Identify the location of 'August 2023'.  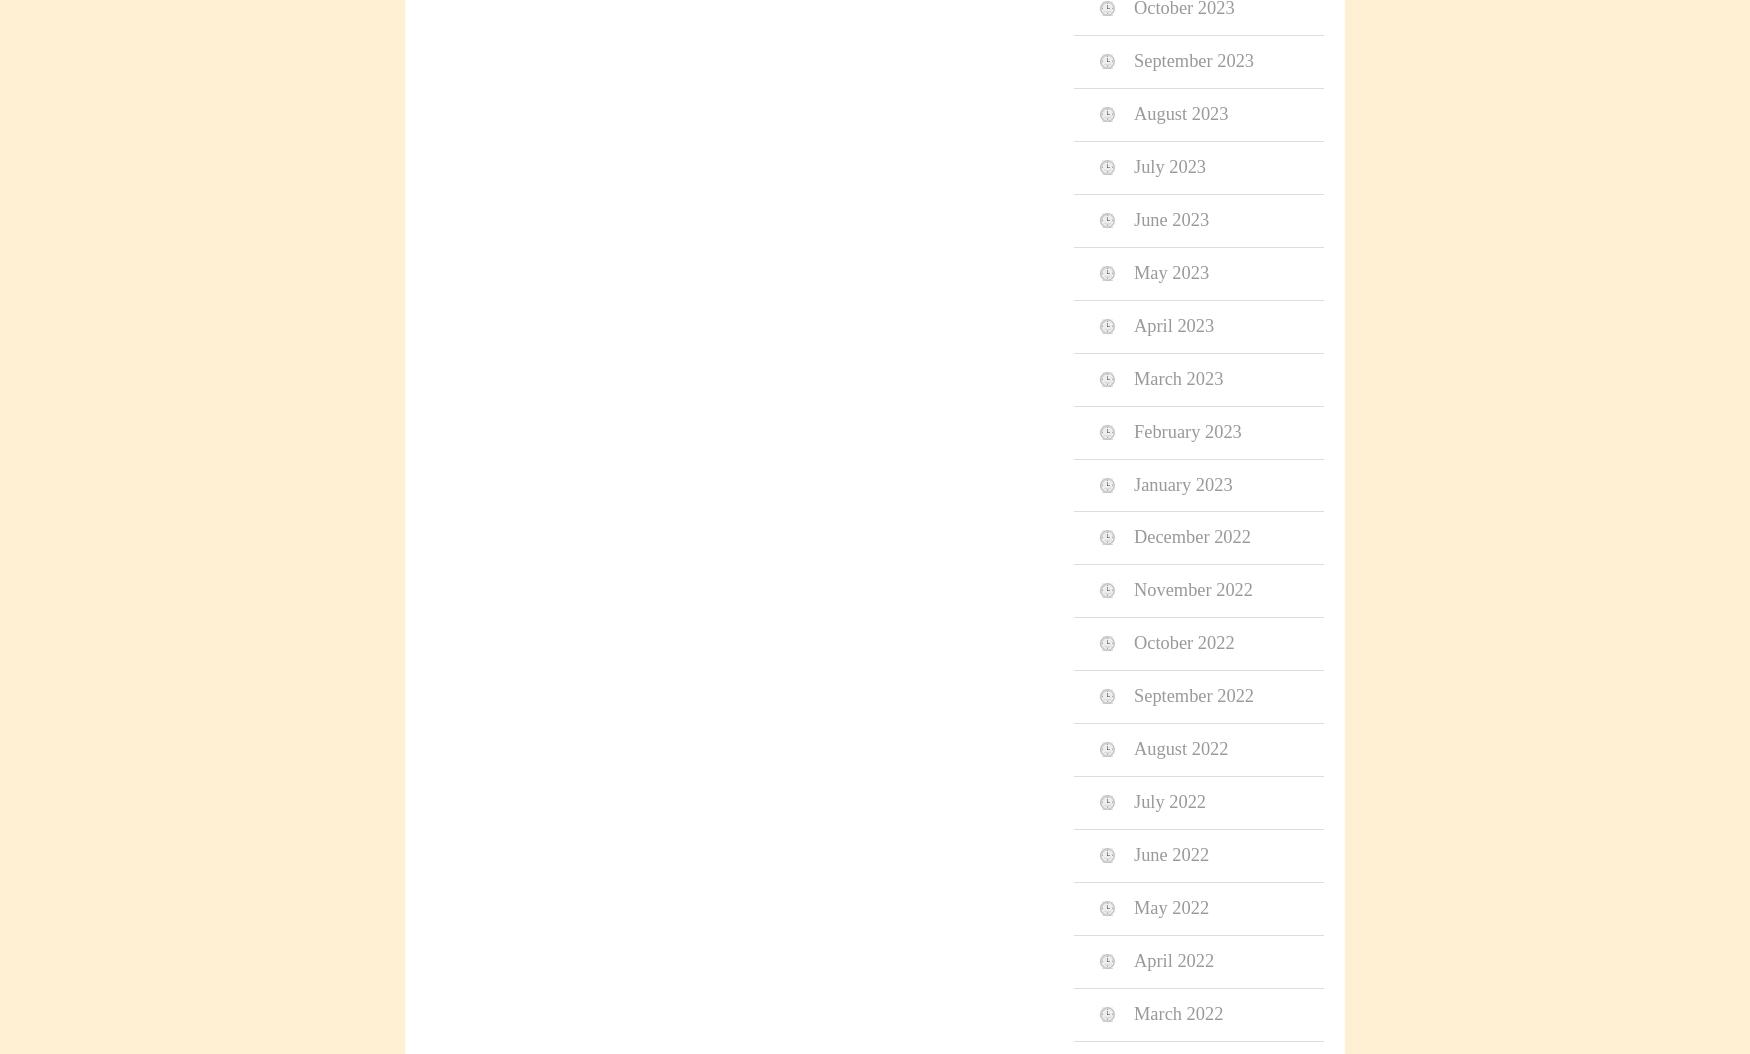
(1180, 114).